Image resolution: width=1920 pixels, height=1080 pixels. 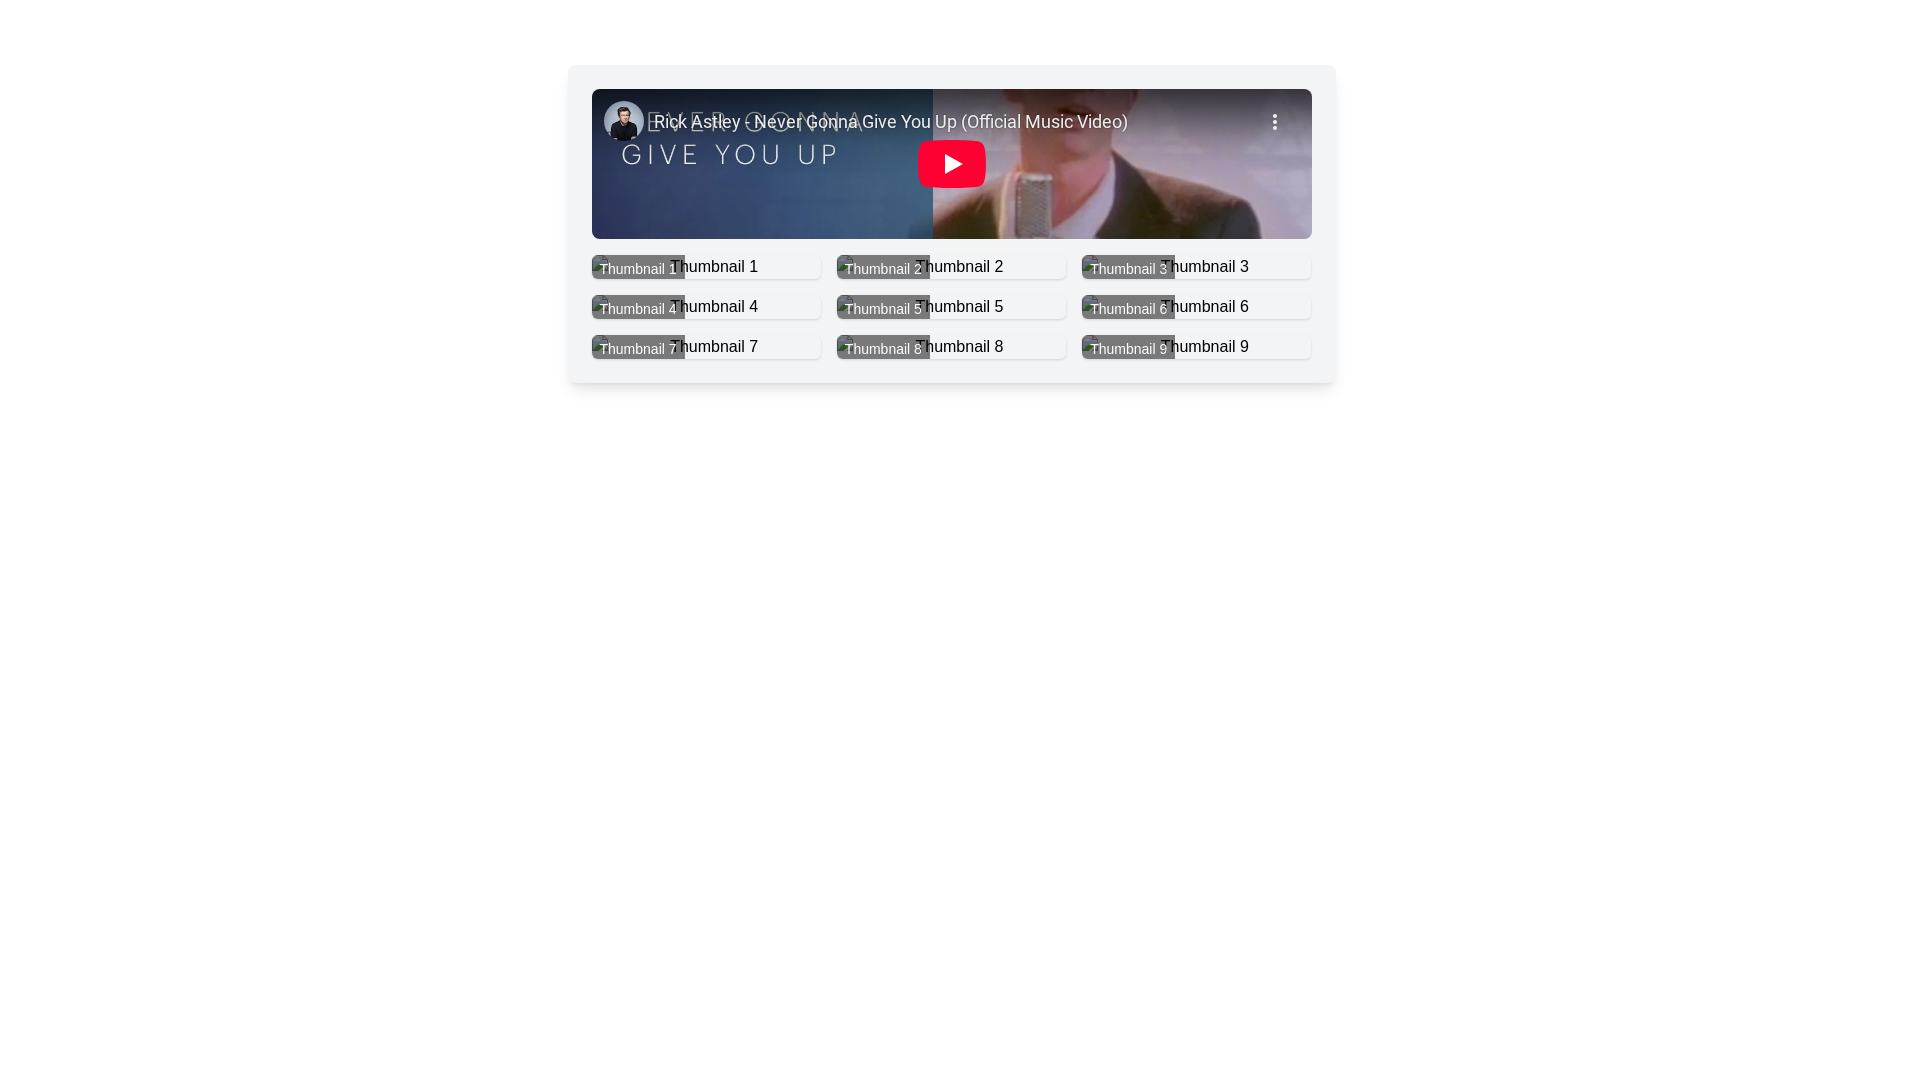 I want to click on the thumbnail labeled 'Thumbnail 5', so click(x=950, y=307).